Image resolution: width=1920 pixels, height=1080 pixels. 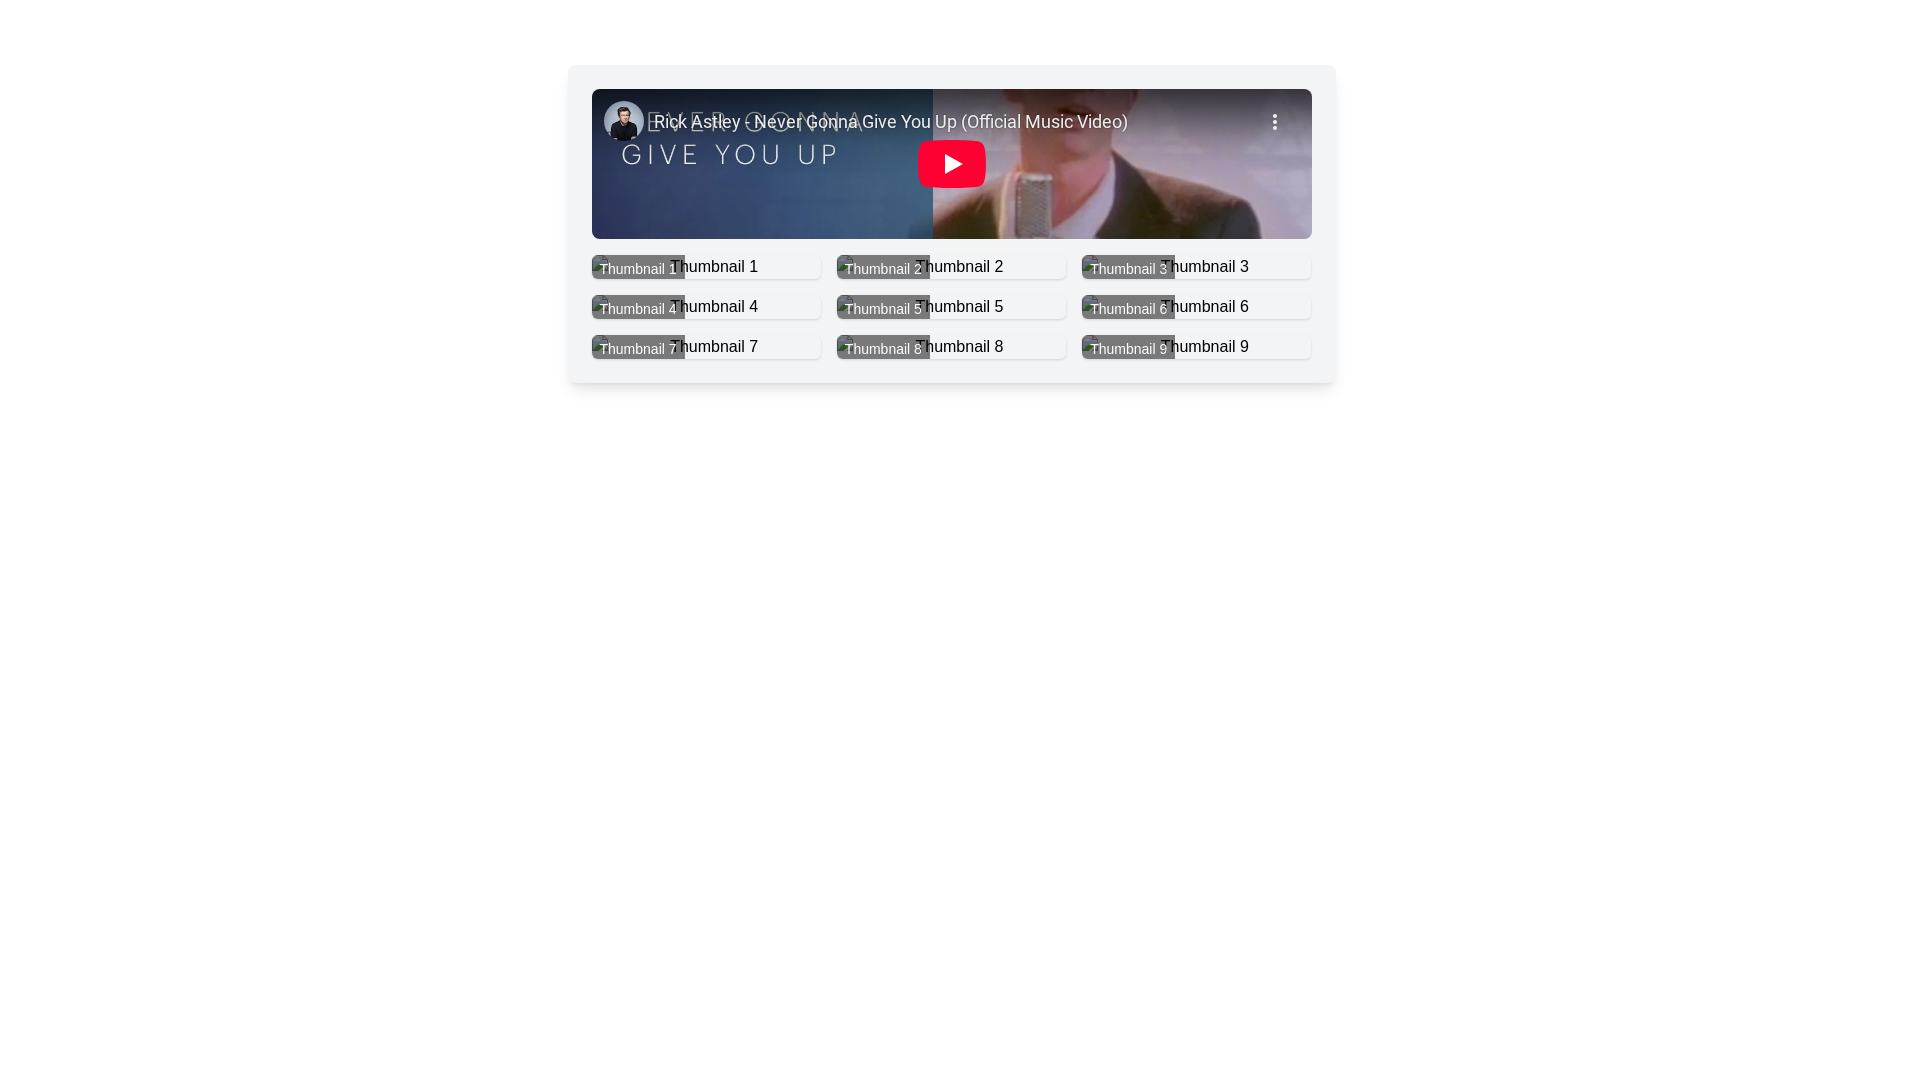 I want to click on the thumbnail labeled 'Thumbnail 5', so click(x=950, y=307).